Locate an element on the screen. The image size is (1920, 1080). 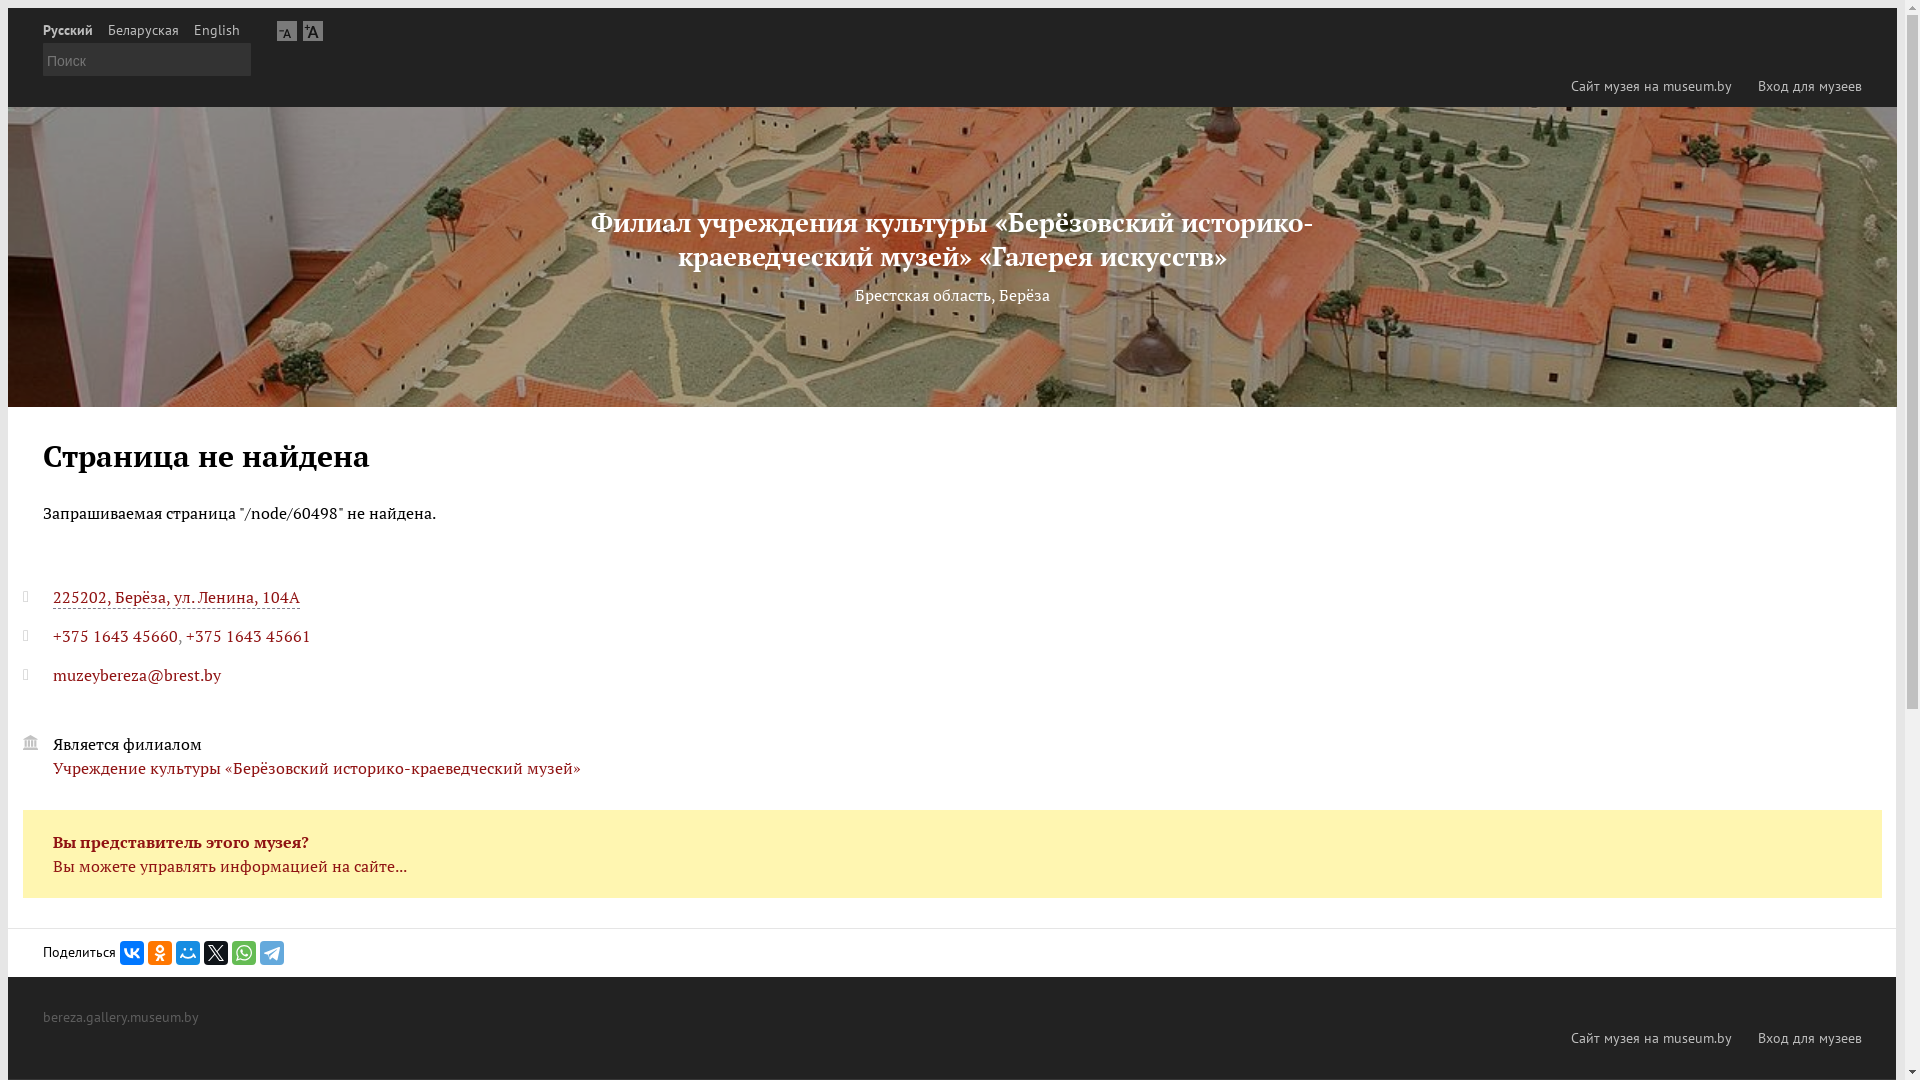
'+375 1643 45660' is located at coordinates (114, 636).